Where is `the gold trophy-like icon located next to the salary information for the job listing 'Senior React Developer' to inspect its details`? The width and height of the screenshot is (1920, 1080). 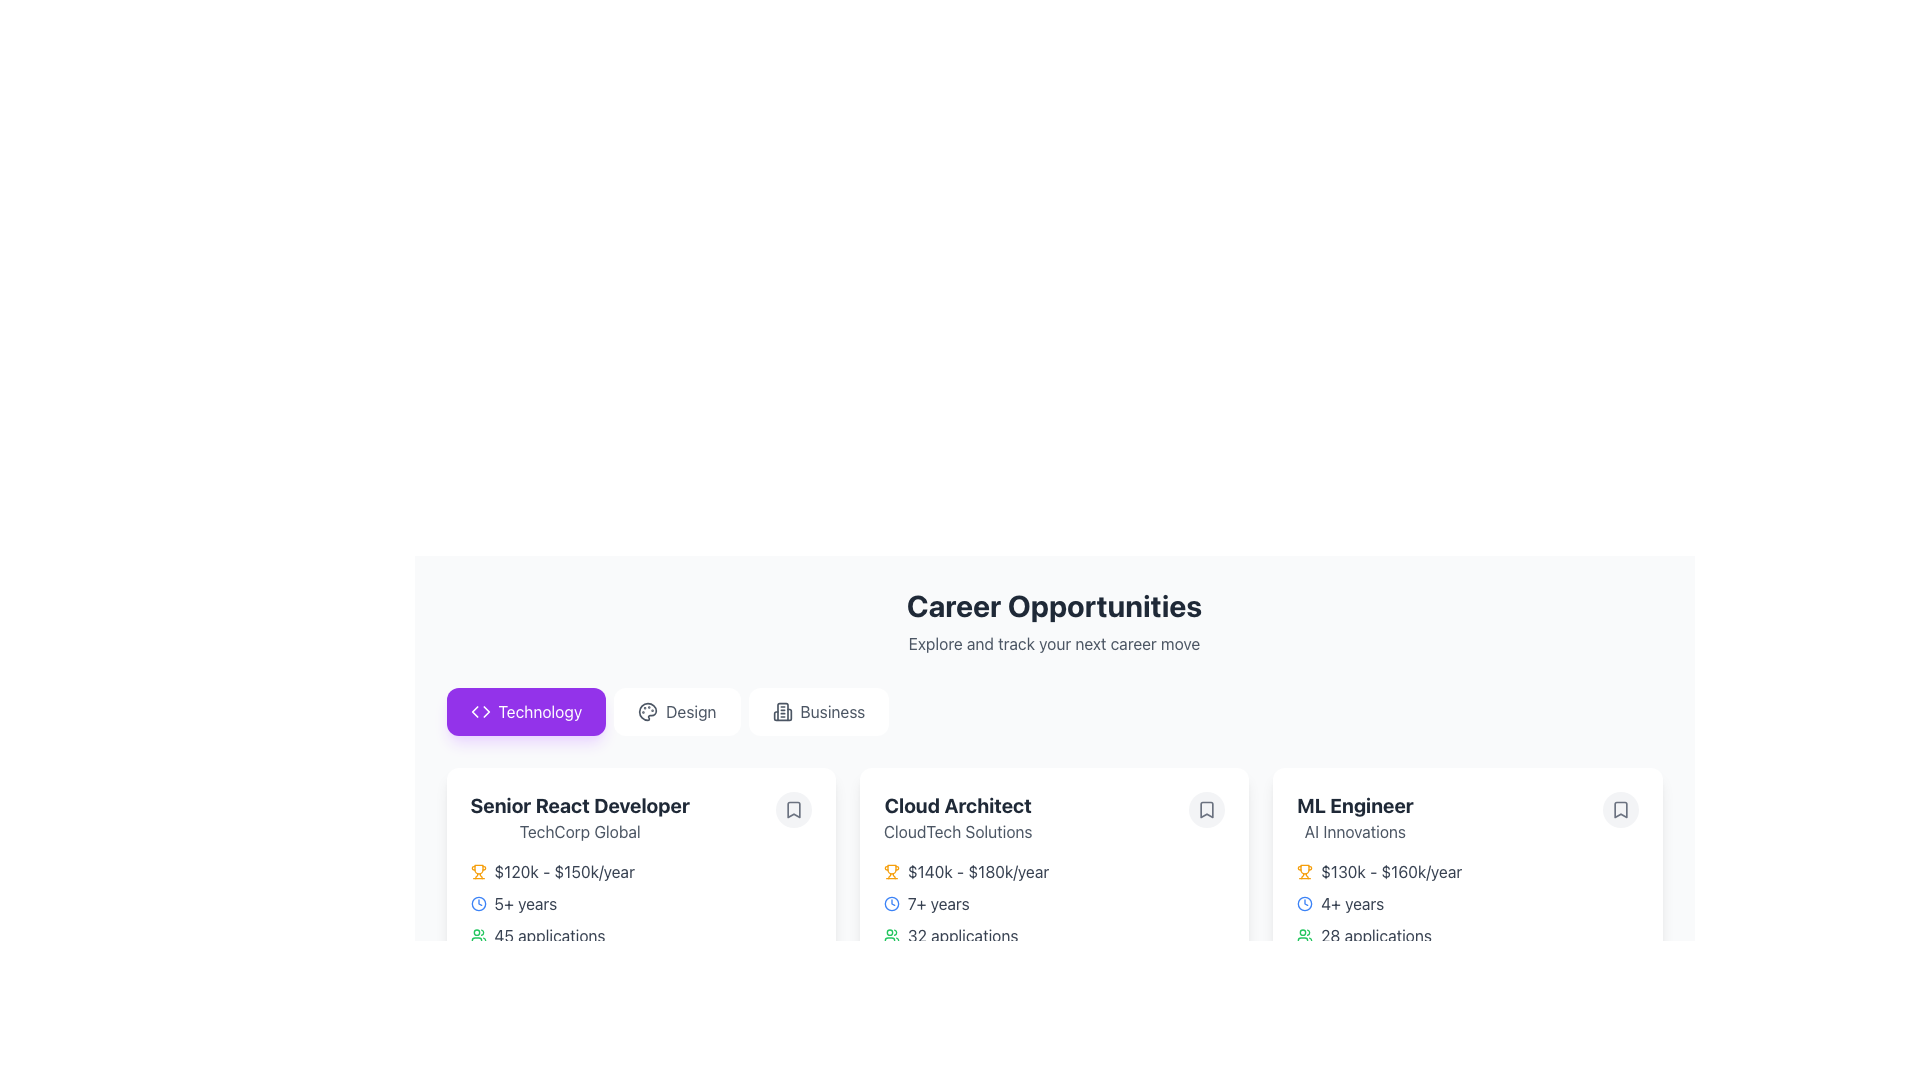
the gold trophy-like icon located next to the salary information for the job listing 'Senior React Developer' to inspect its details is located at coordinates (890, 868).